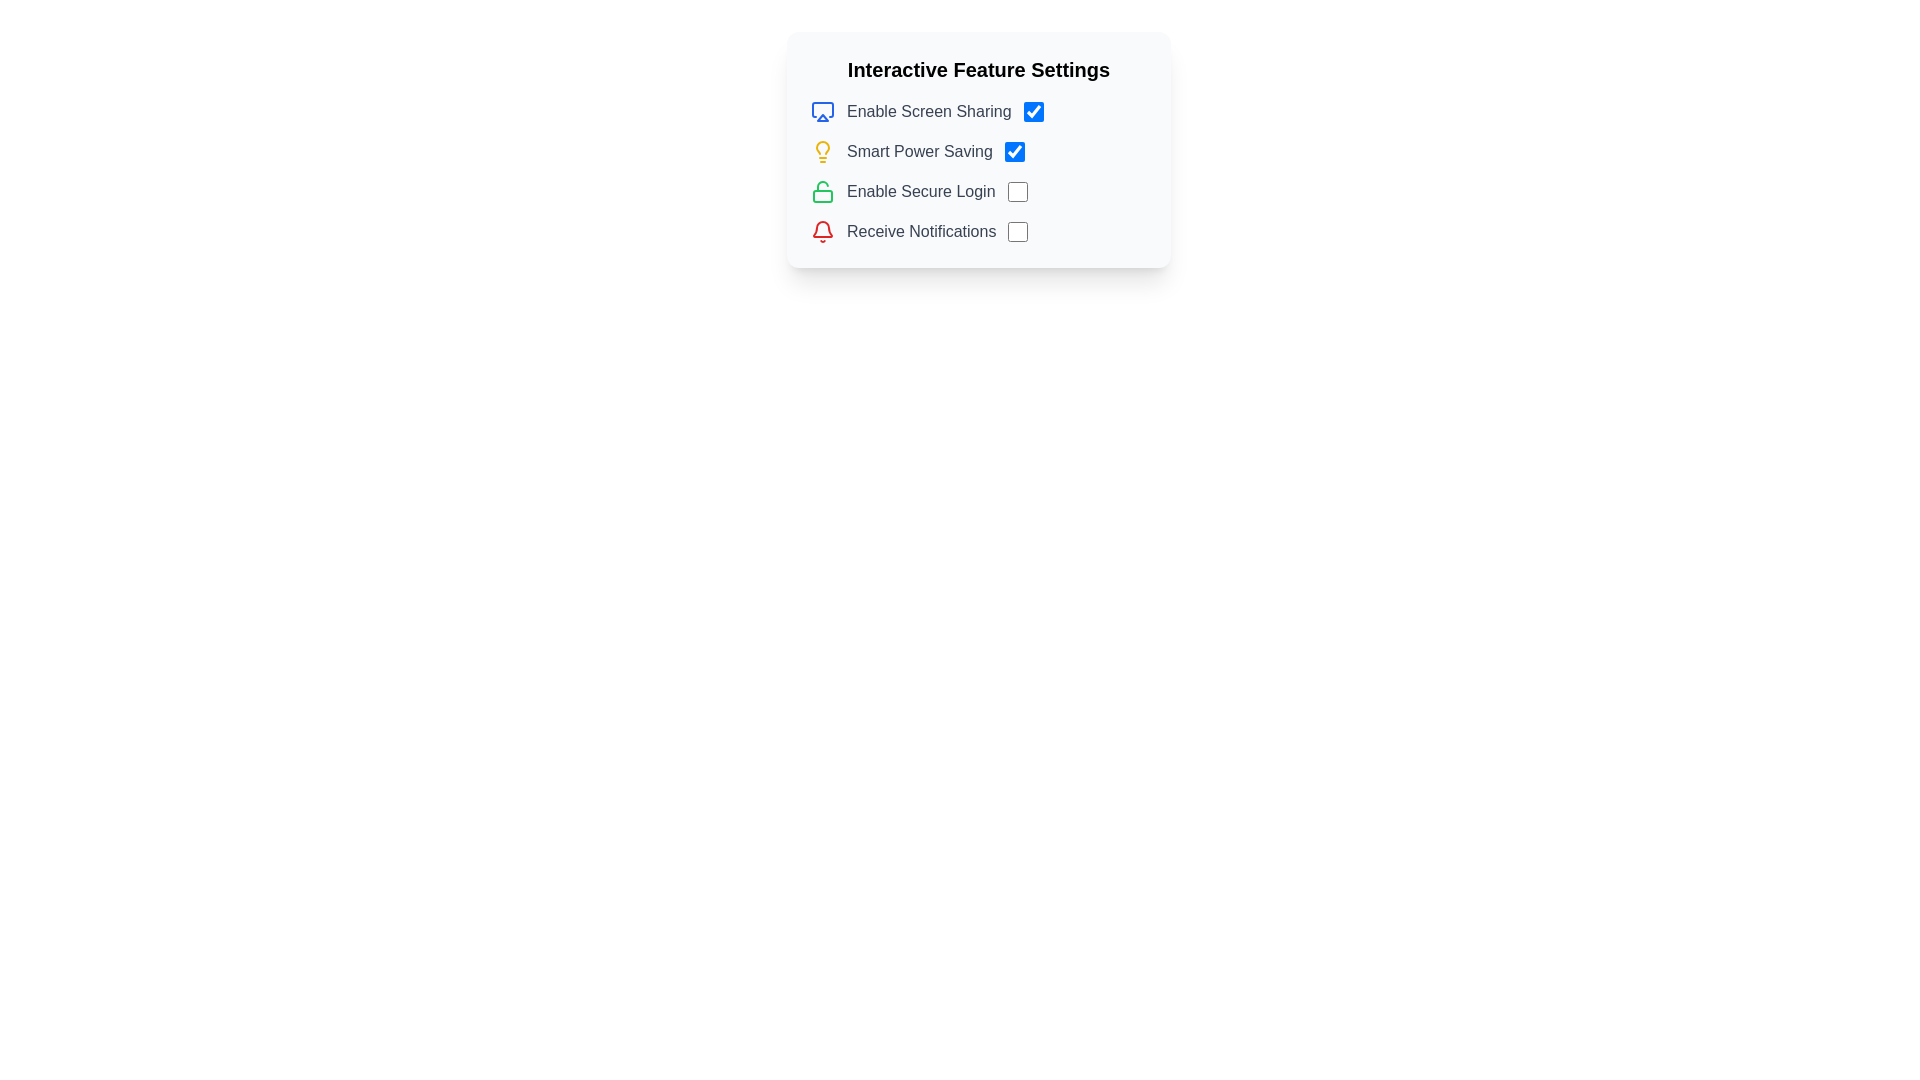 Image resolution: width=1920 pixels, height=1080 pixels. Describe the element at coordinates (822, 230) in the screenshot. I see `the red-colored bell-shaped icon adjacent to the 'Receive Notifications' text in the settings options card` at that location.